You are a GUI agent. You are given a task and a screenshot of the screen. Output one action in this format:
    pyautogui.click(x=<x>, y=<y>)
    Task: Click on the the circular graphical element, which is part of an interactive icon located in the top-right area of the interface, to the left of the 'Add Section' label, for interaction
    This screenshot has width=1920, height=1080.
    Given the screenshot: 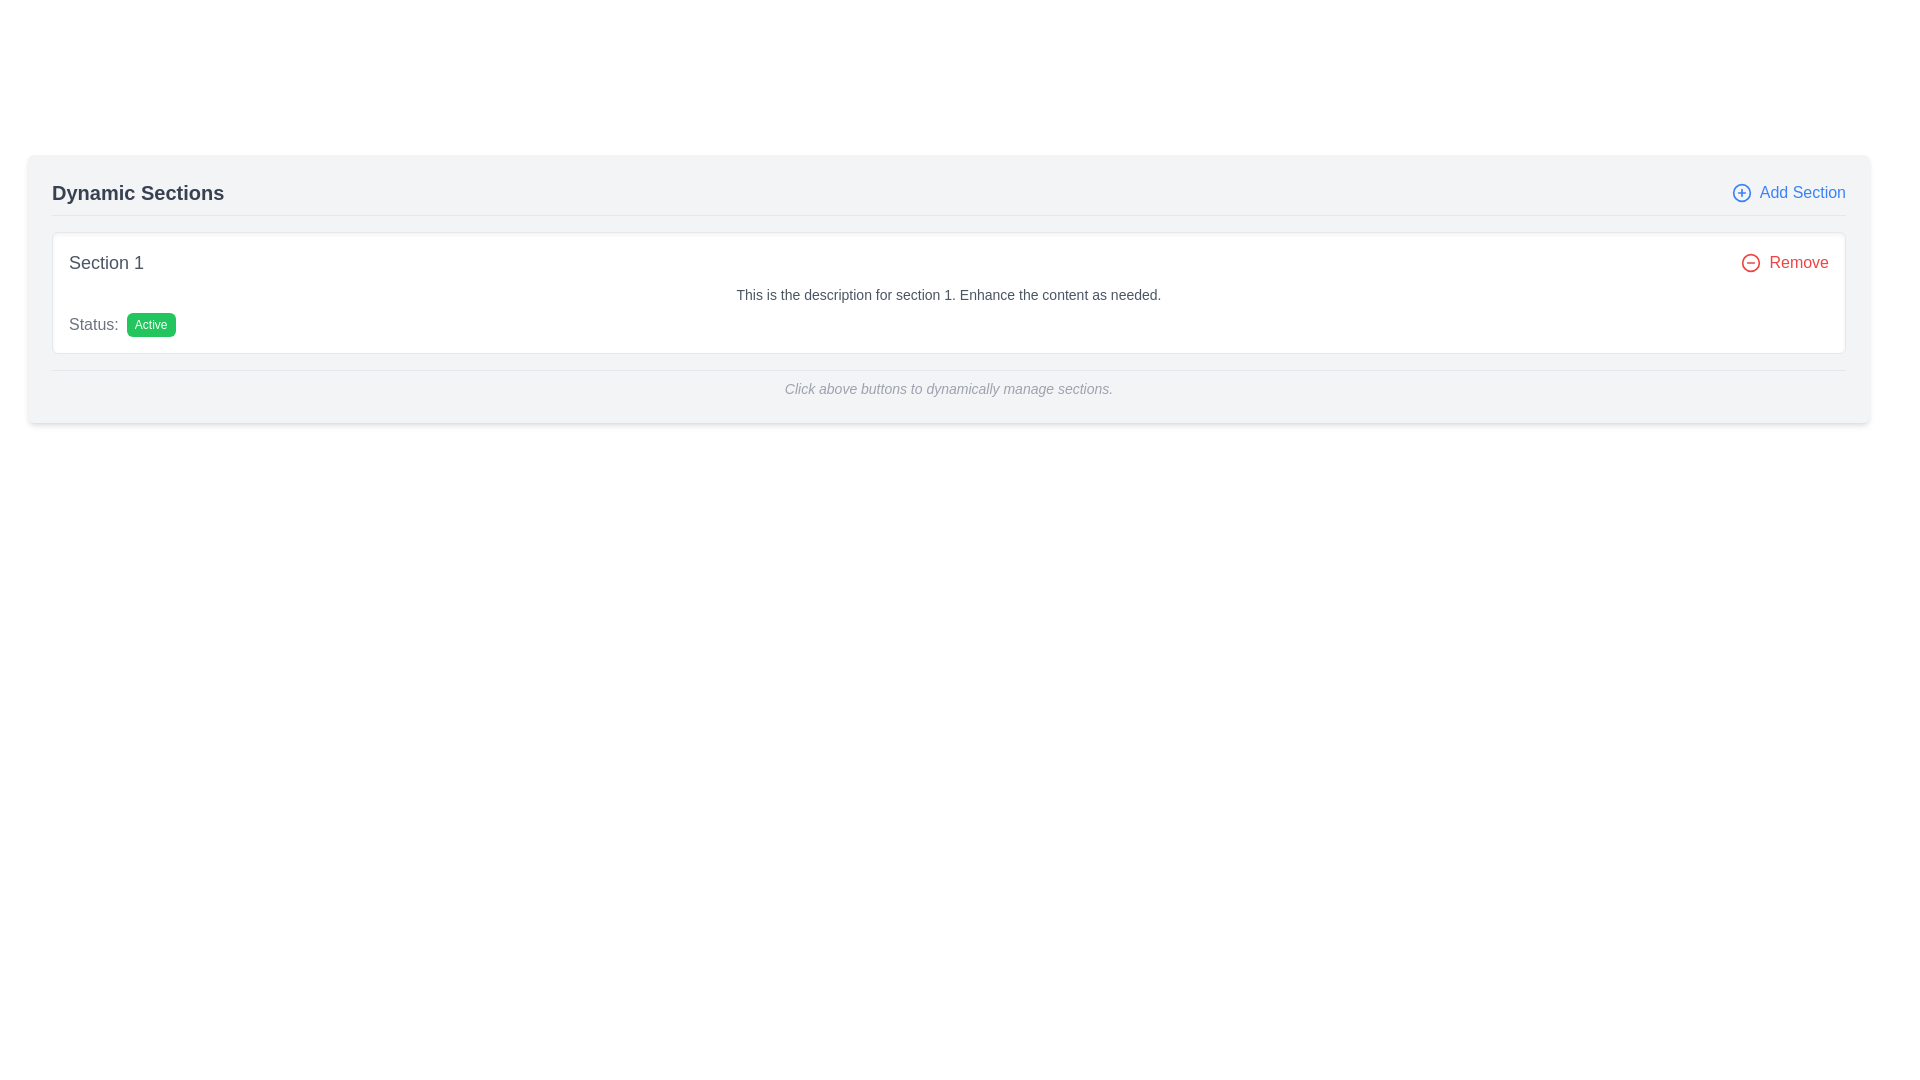 What is the action you would take?
    pyautogui.click(x=1740, y=192)
    